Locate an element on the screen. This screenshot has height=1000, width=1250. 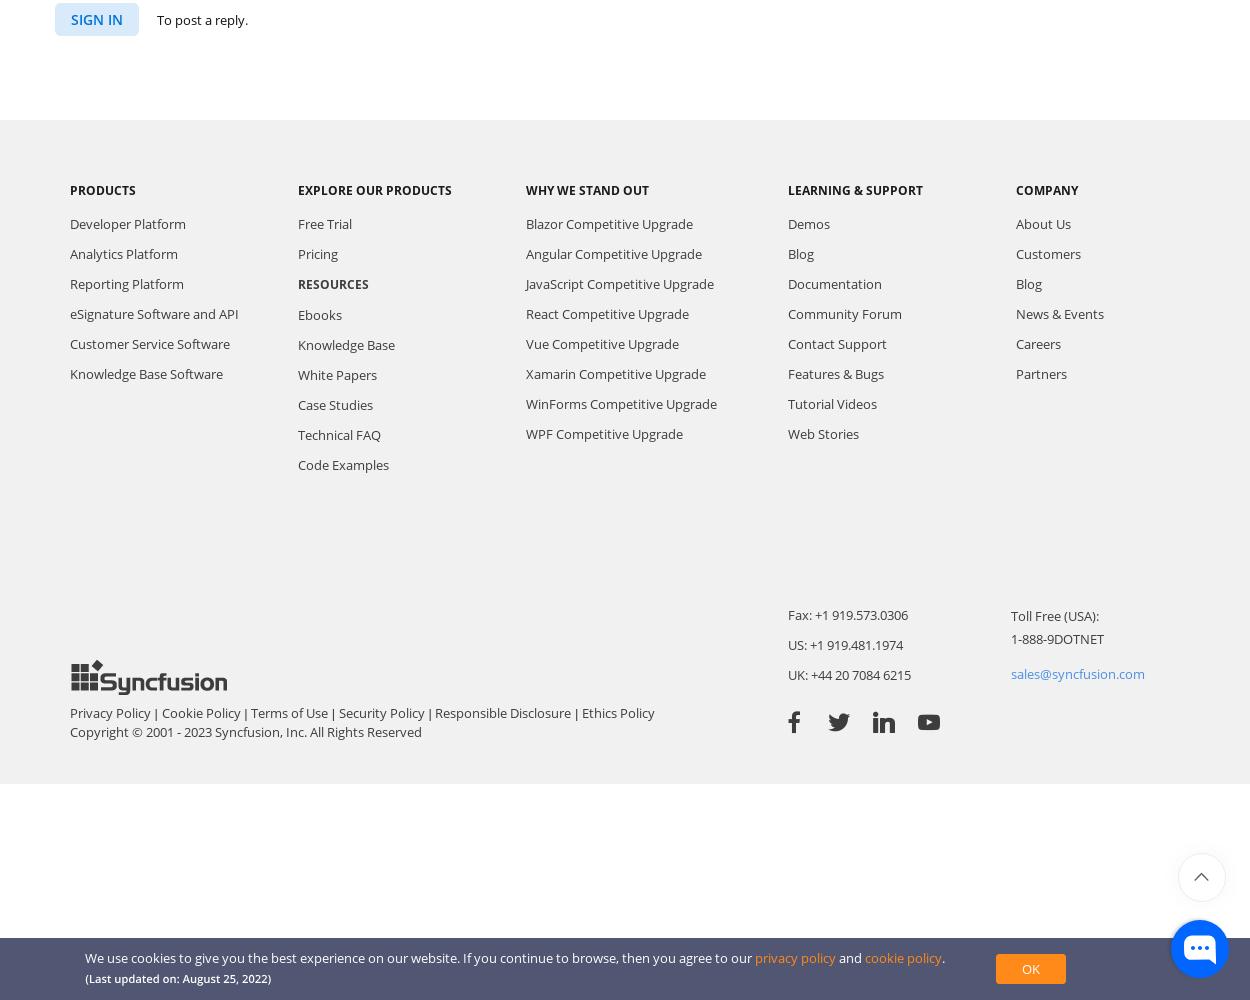
'Community Forum' is located at coordinates (788, 313).